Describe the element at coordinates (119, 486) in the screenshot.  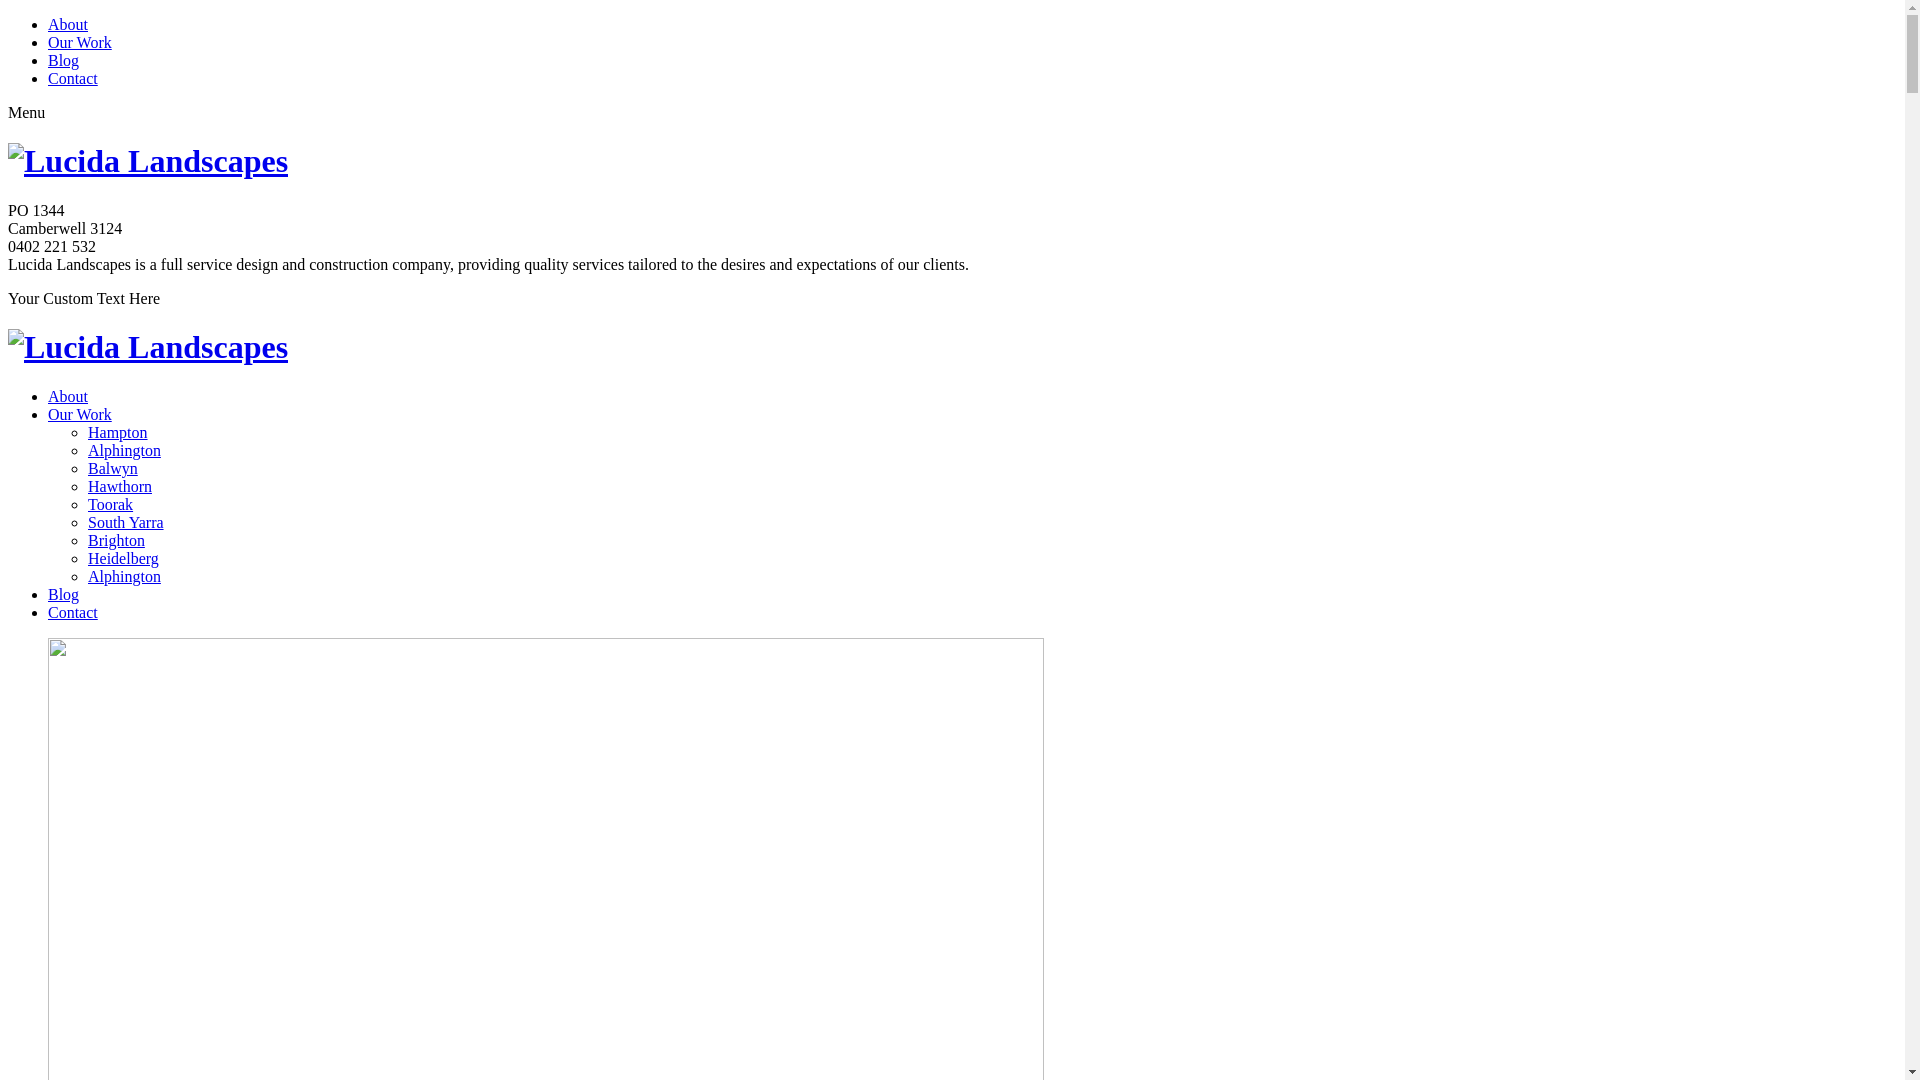
I see `'Hawthorn'` at that location.